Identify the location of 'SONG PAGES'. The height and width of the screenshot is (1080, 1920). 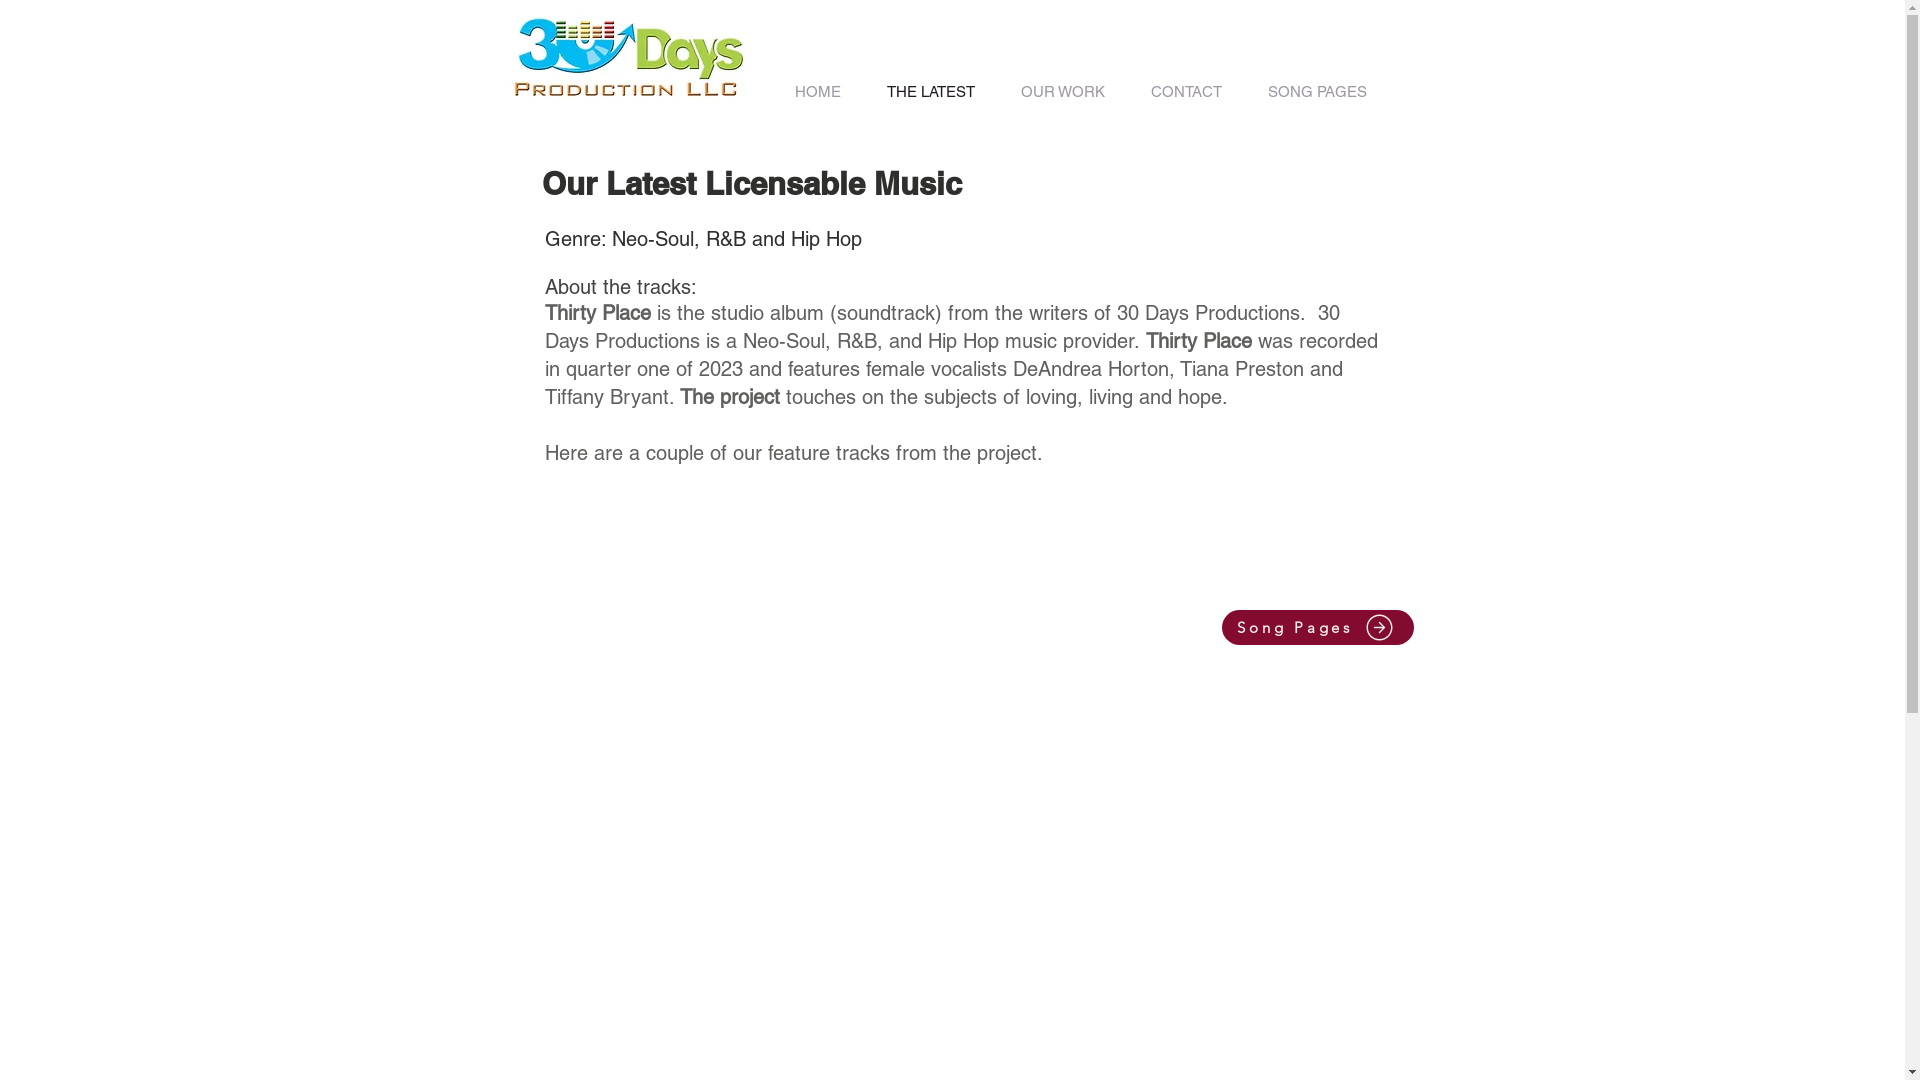
(1317, 91).